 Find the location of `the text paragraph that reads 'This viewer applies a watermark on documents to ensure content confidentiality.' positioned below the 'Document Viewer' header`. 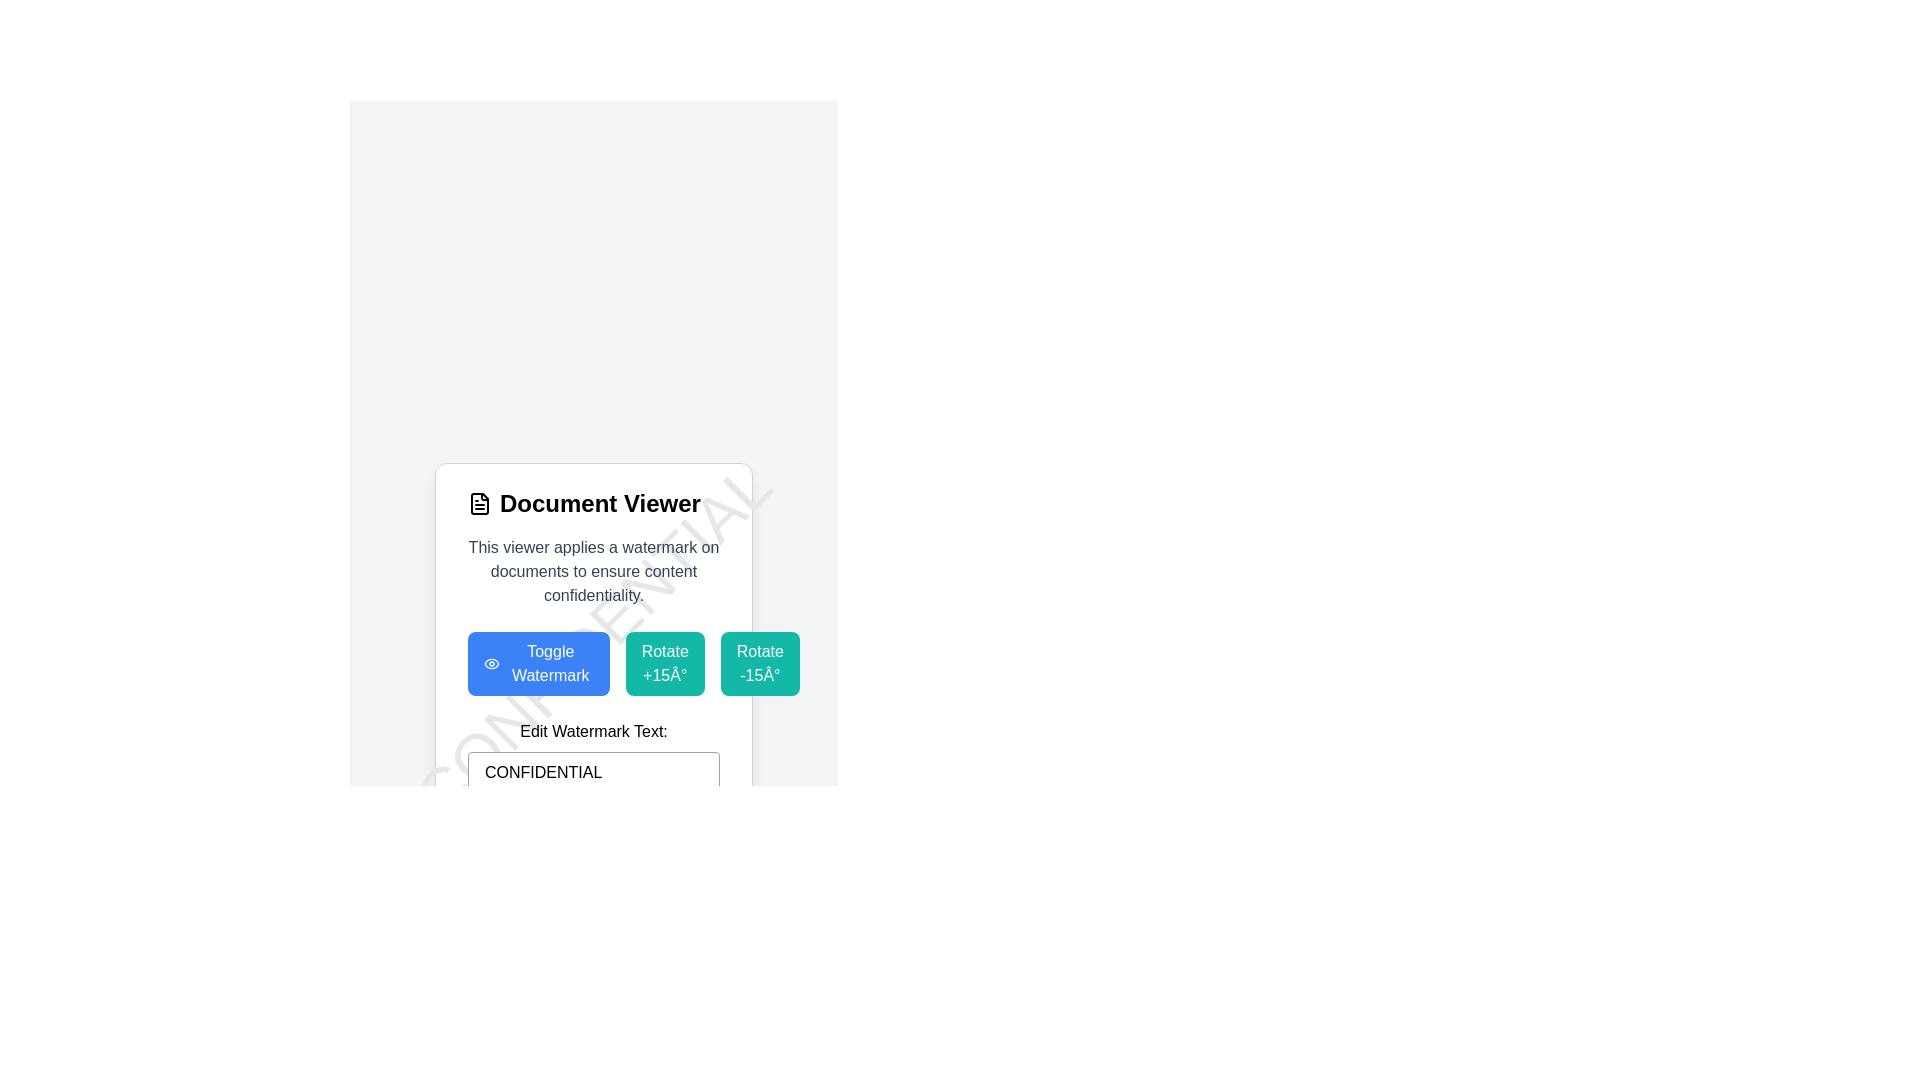

the text paragraph that reads 'This viewer applies a watermark on documents to ensure content confidentiality.' positioned below the 'Document Viewer' header is located at coordinates (593, 571).